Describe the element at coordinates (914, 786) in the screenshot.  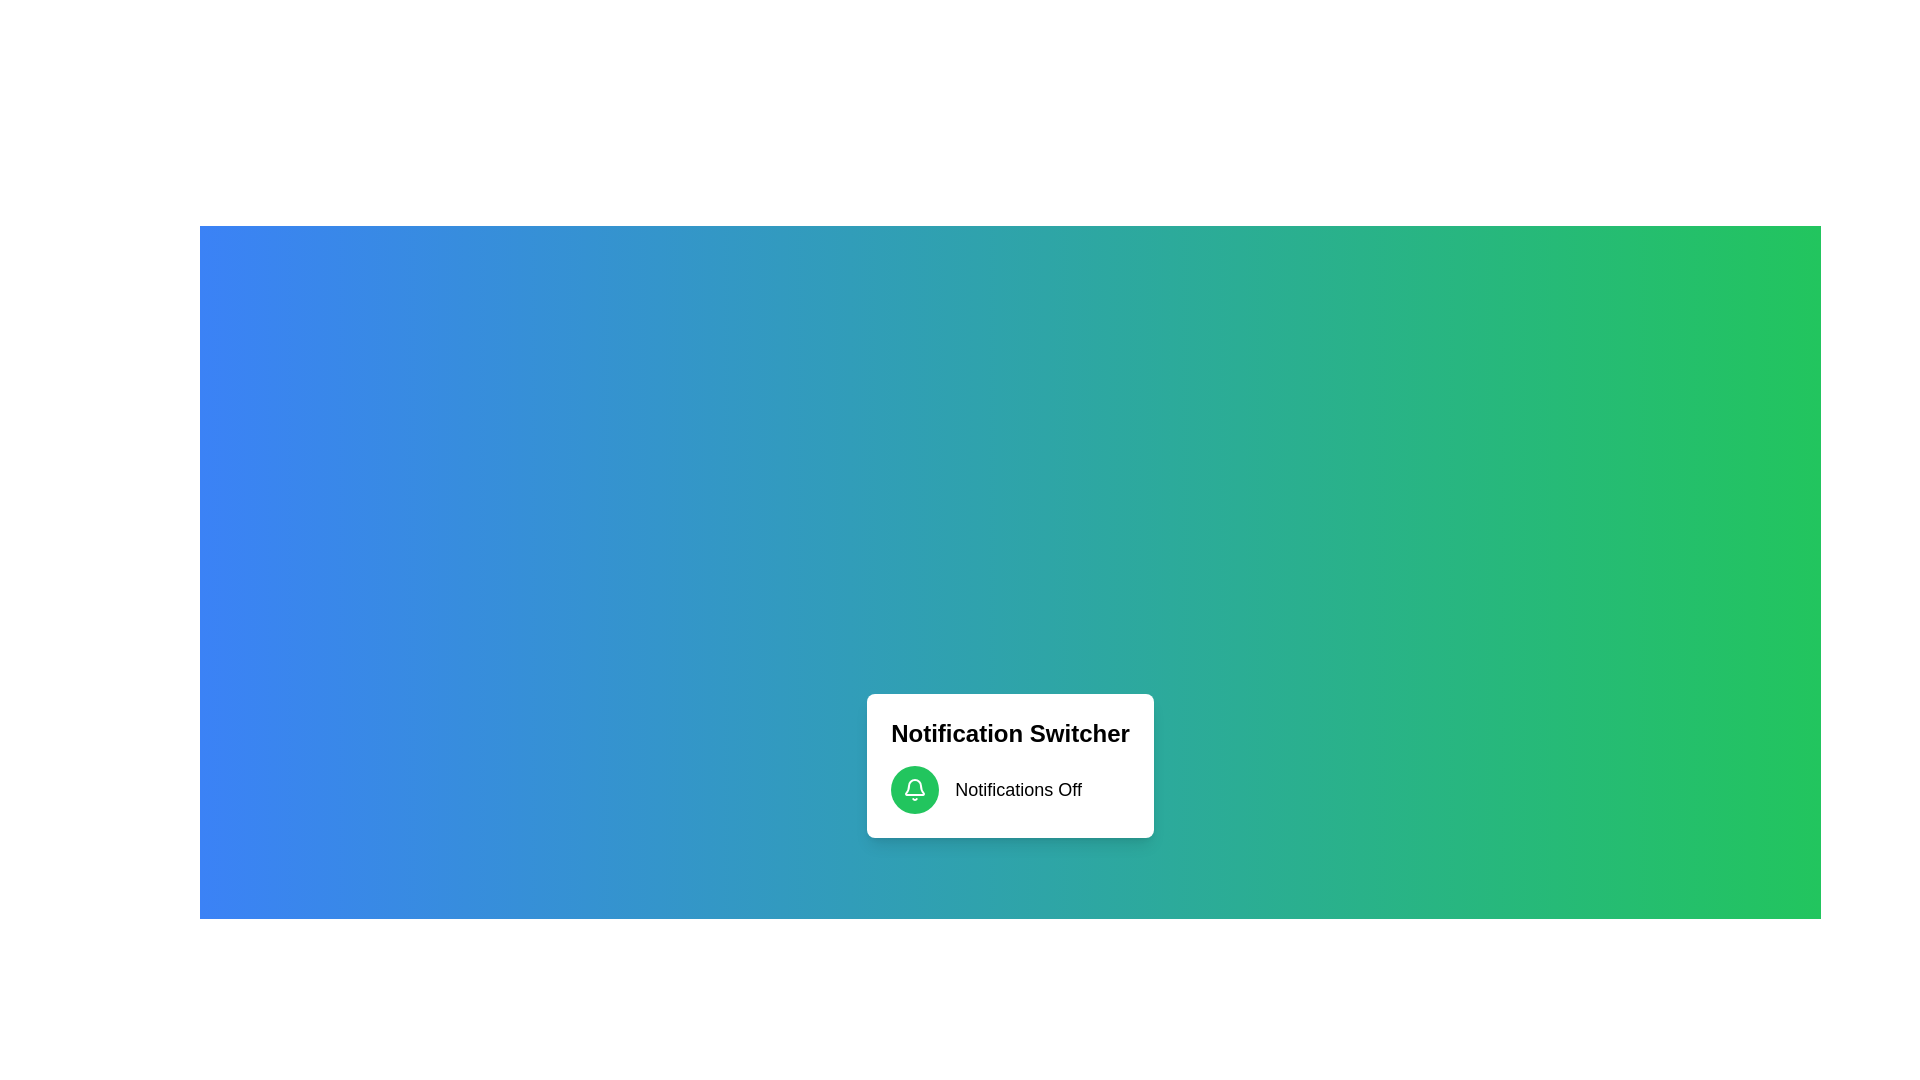
I see `the bell icon representing notifications in the notification area, located beneath the title 'Notification Switcher' and adjacent to 'Notifications Off'` at that location.